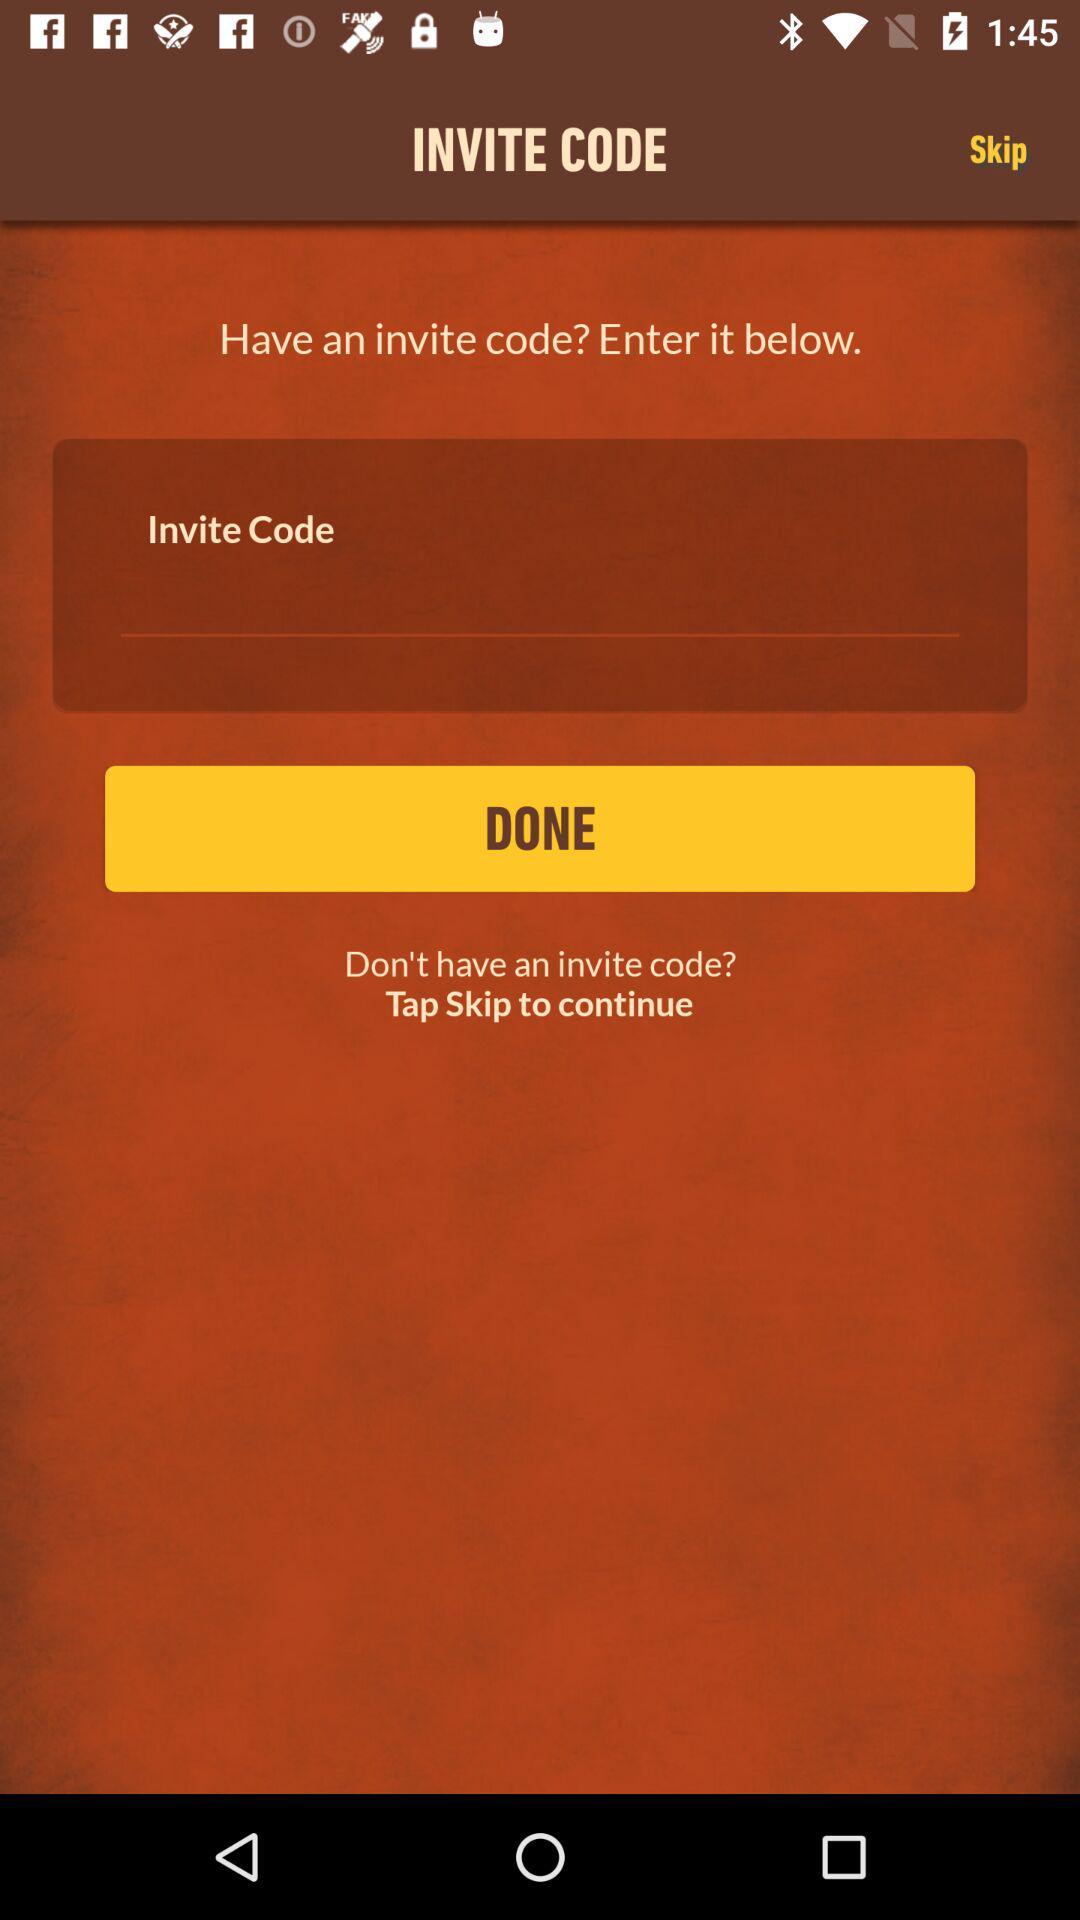  What do you see at coordinates (540, 588) in the screenshot?
I see `type invitation code` at bounding box center [540, 588].